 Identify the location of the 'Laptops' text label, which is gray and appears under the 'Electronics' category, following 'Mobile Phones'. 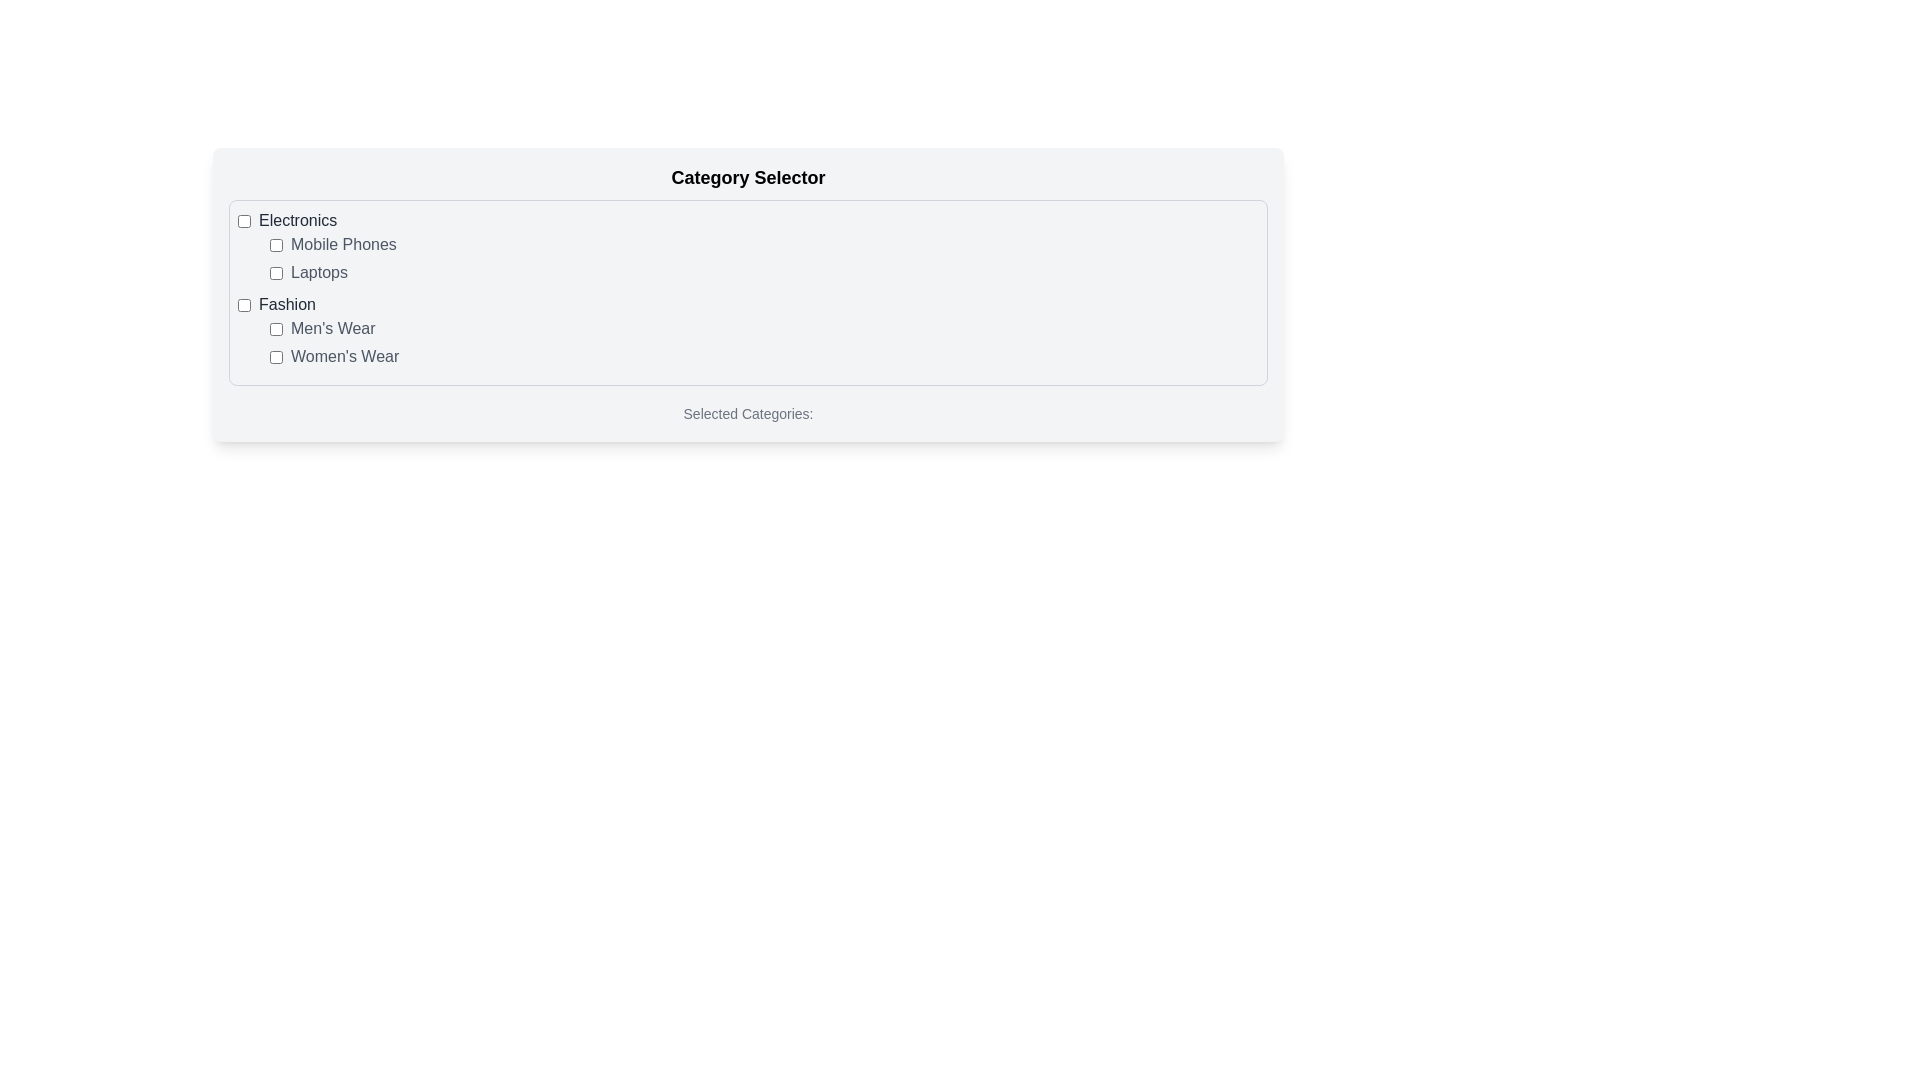
(318, 273).